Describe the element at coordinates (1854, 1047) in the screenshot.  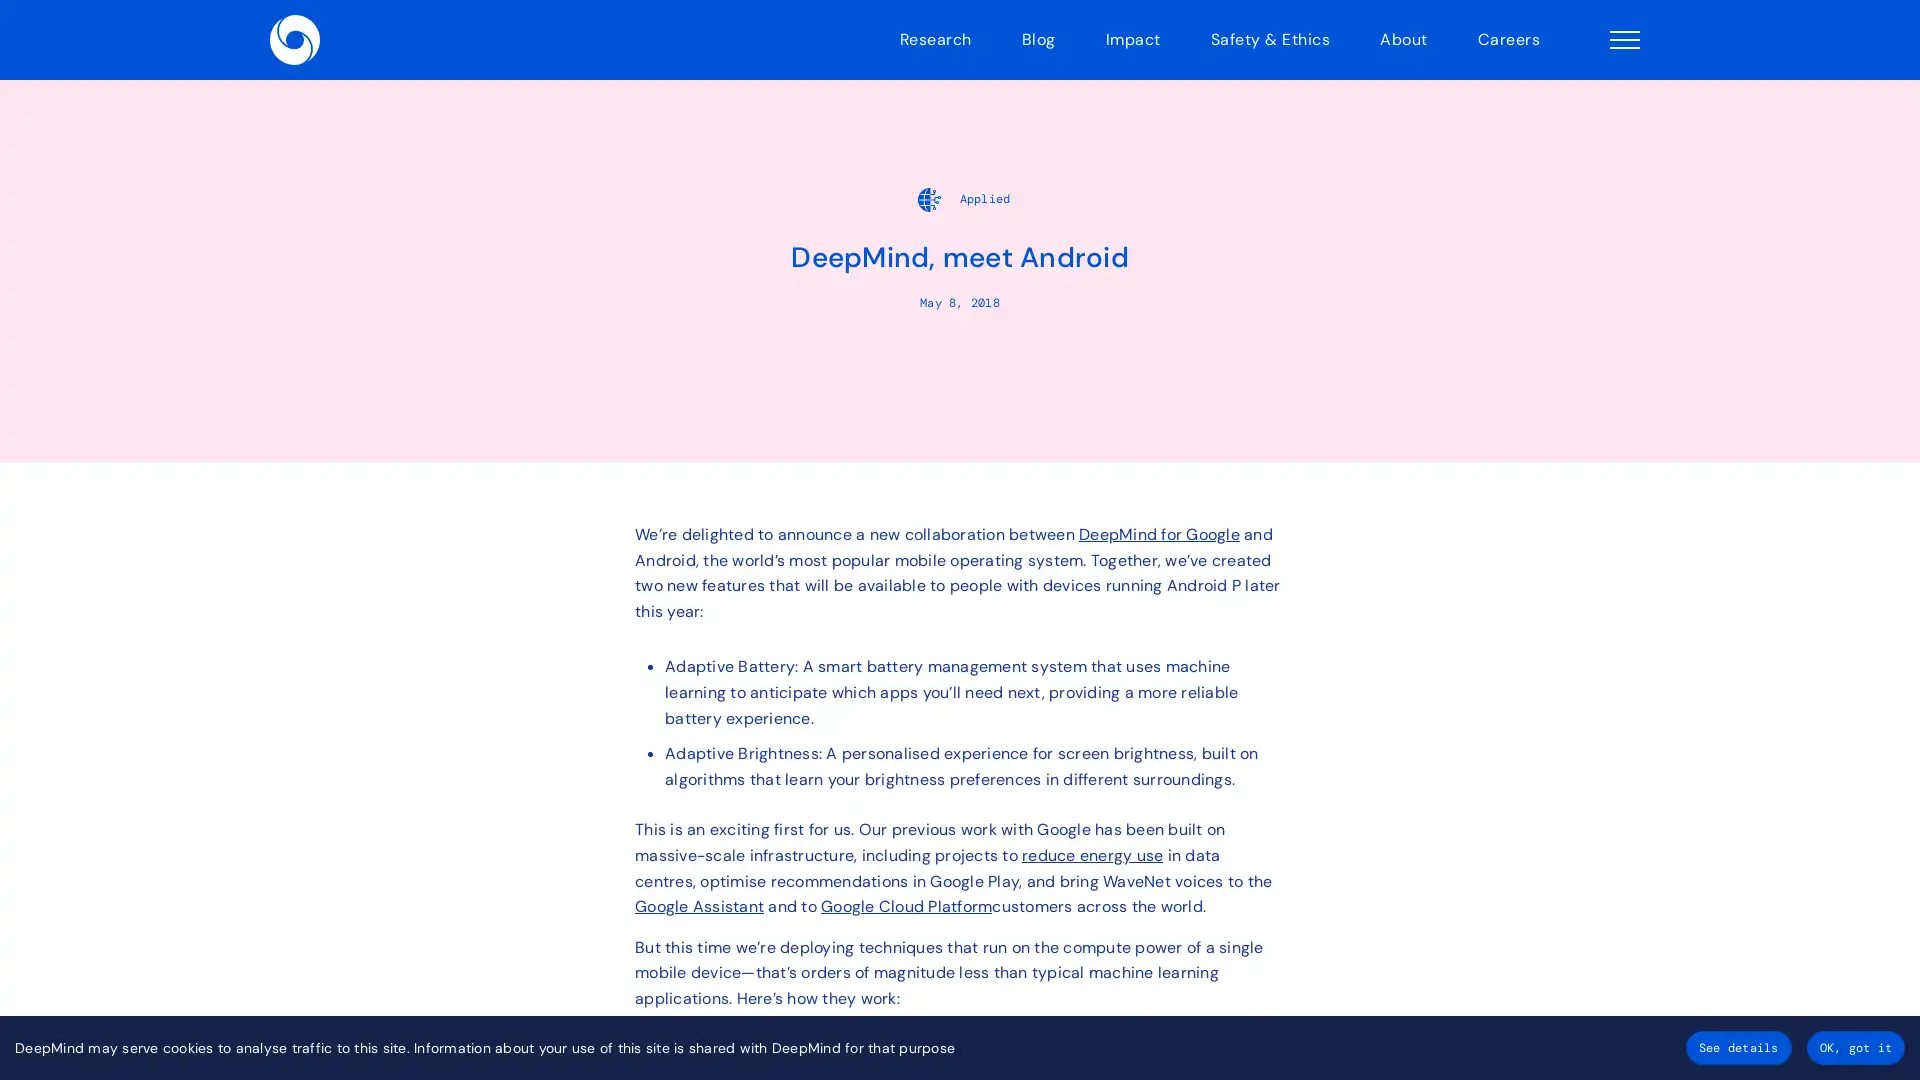
I see `OK, got it` at that location.